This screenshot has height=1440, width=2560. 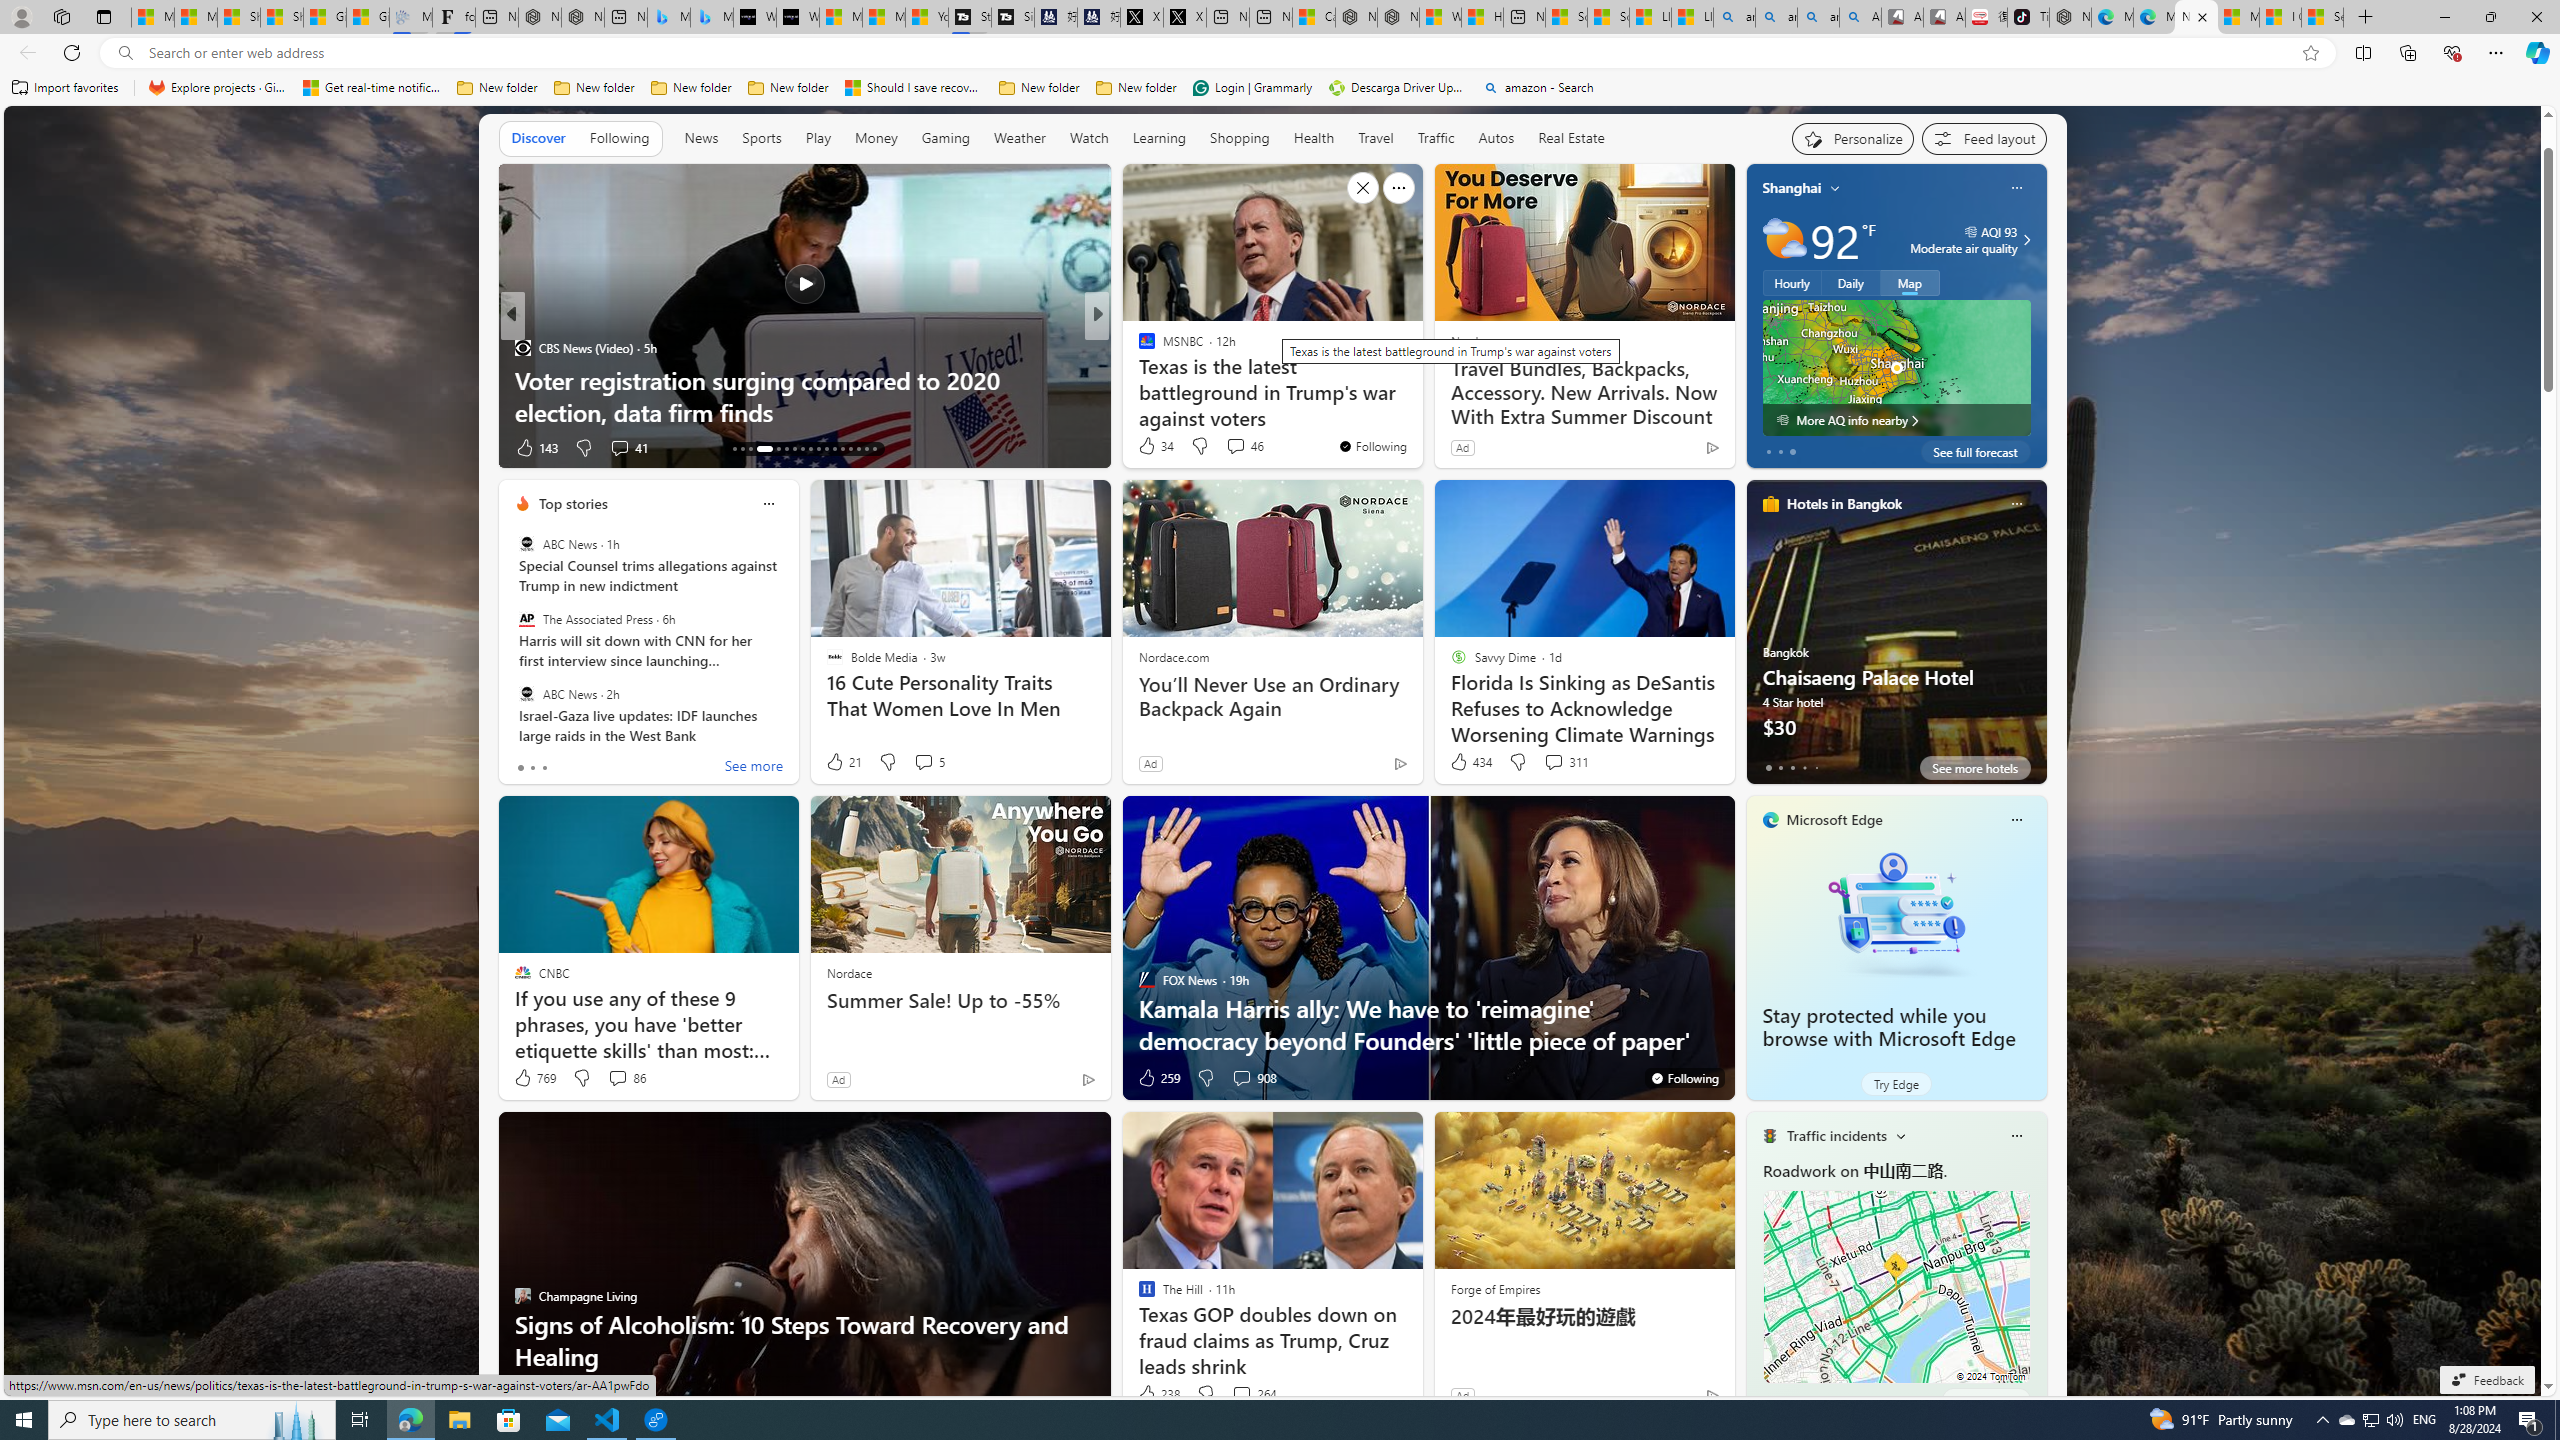 What do you see at coordinates (816, 137) in the screenshot?
I see `'Play'` at bounding box center [816, 137].